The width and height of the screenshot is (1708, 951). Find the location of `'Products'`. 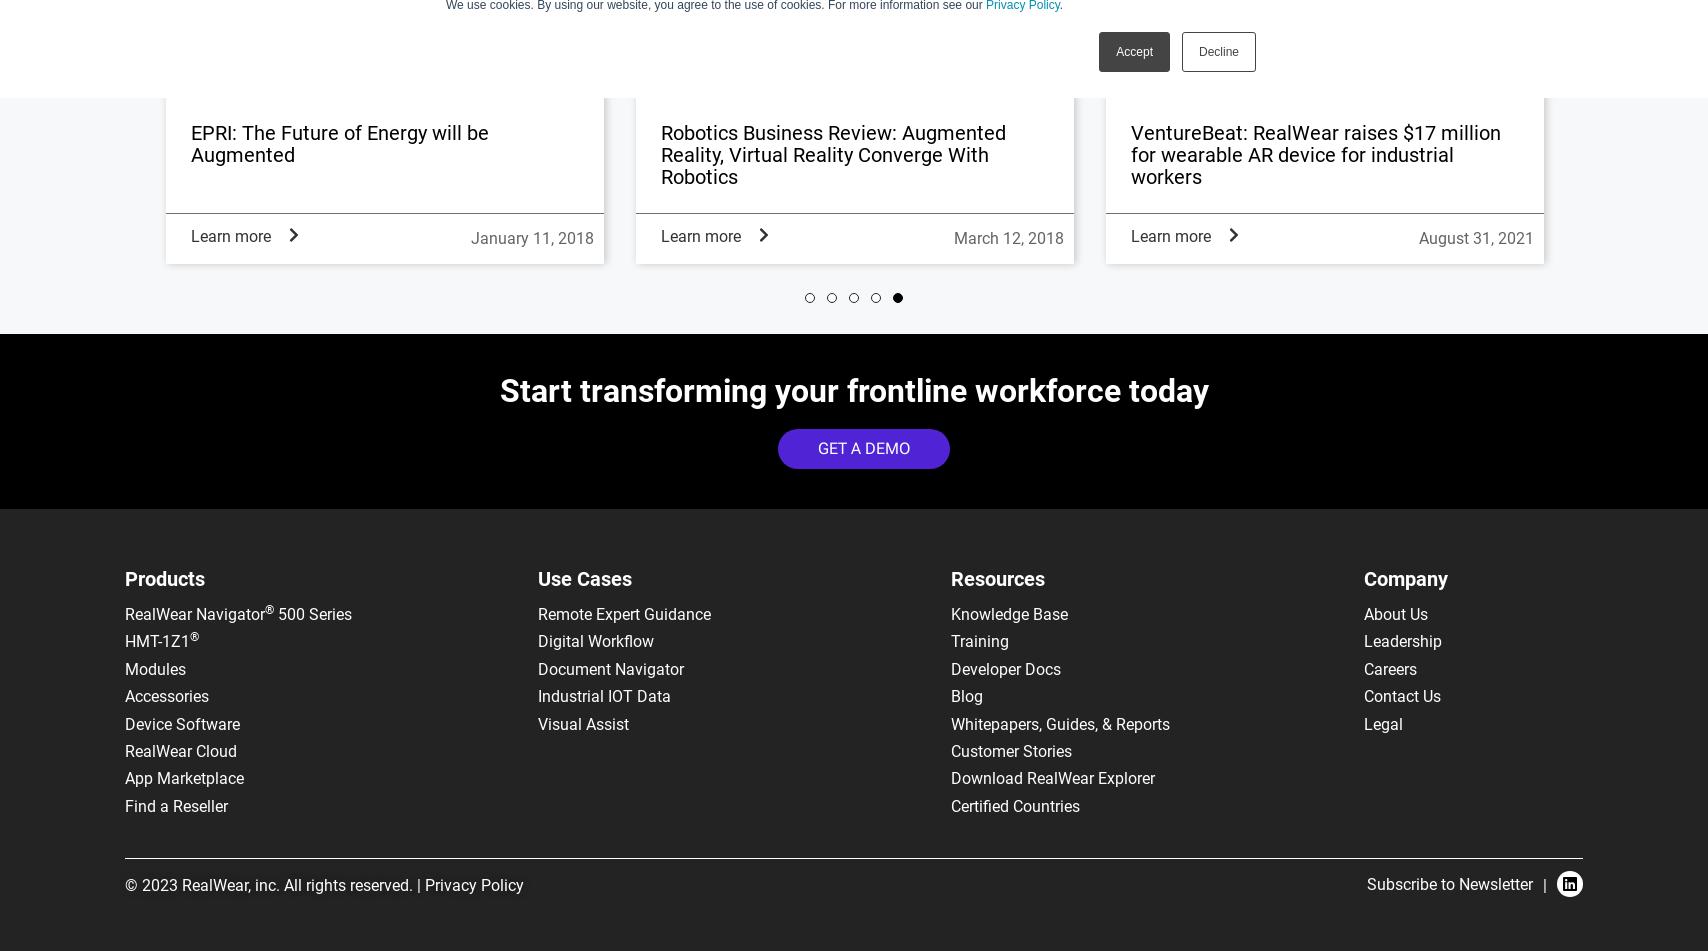

'Products' is located at coordinates (164, 577).